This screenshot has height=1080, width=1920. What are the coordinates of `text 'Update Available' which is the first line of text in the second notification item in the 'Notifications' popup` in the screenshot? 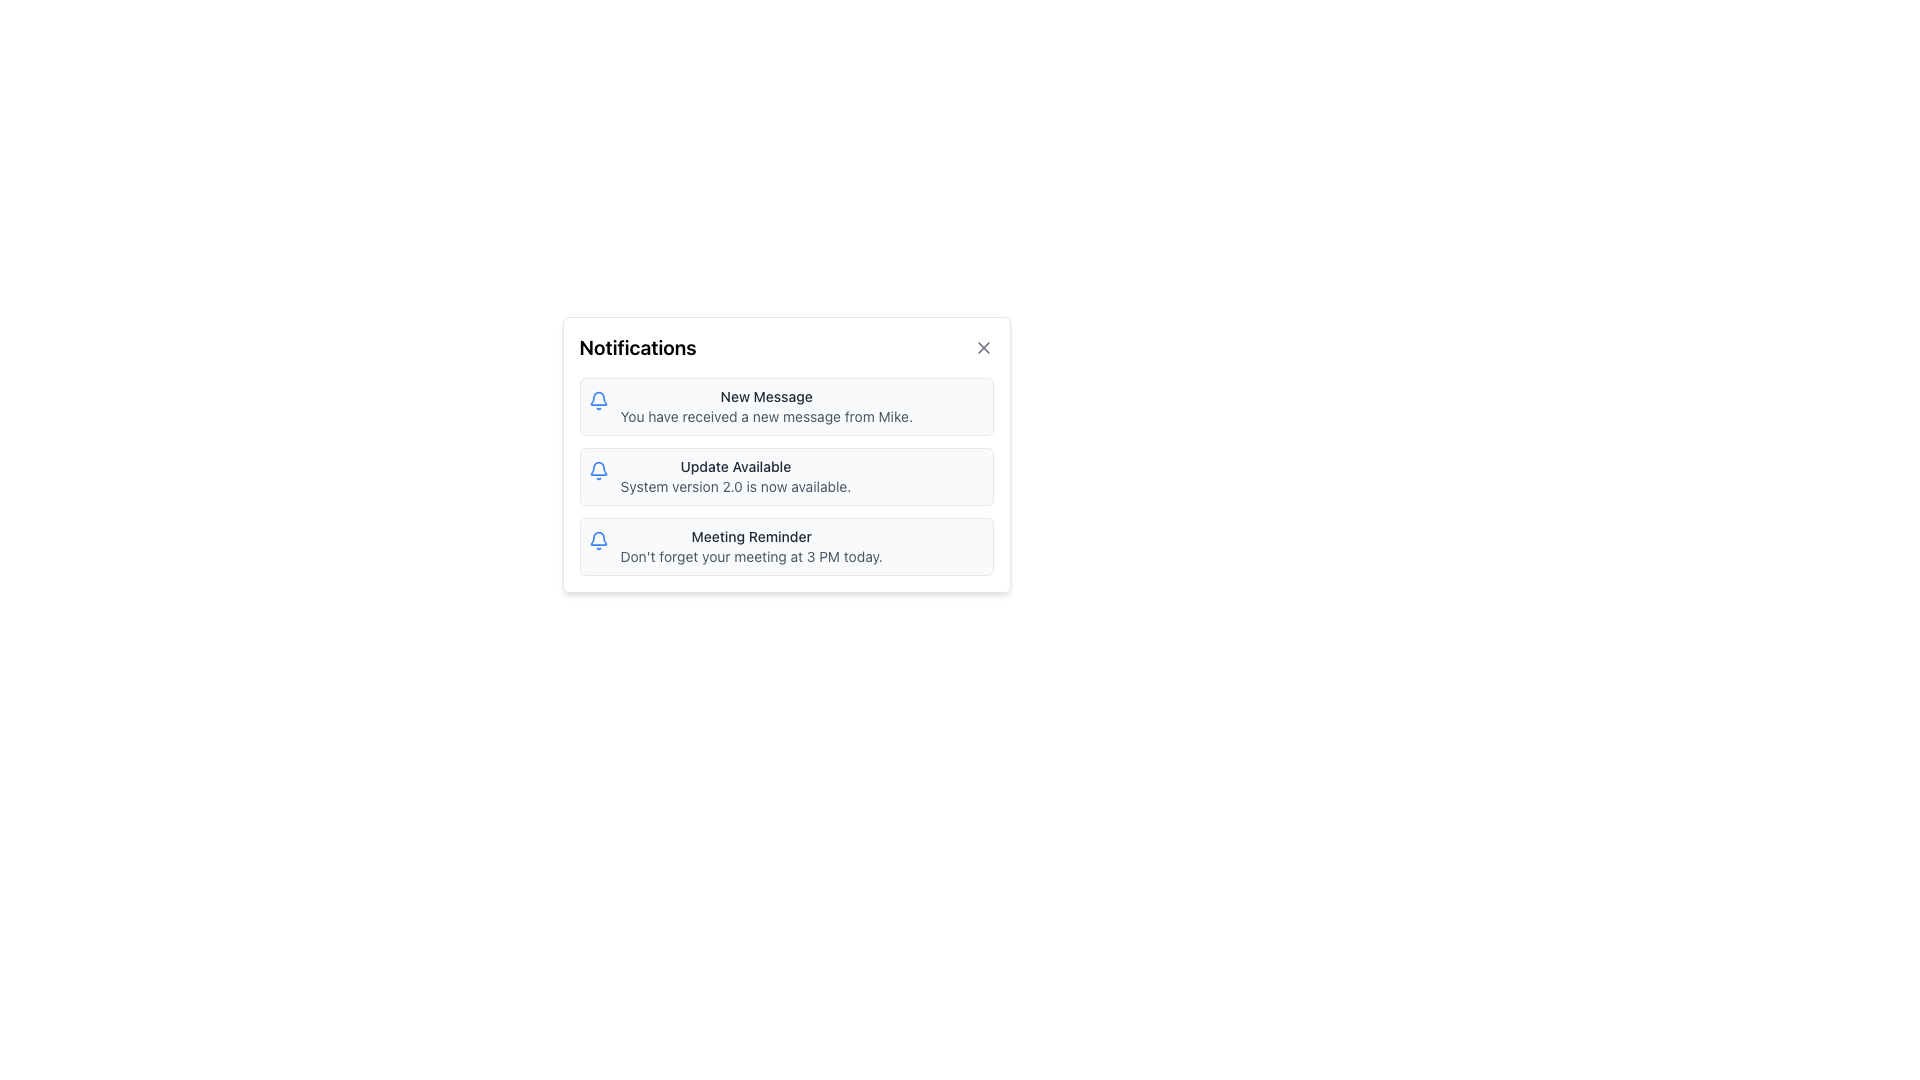 It's located at (734, 466).